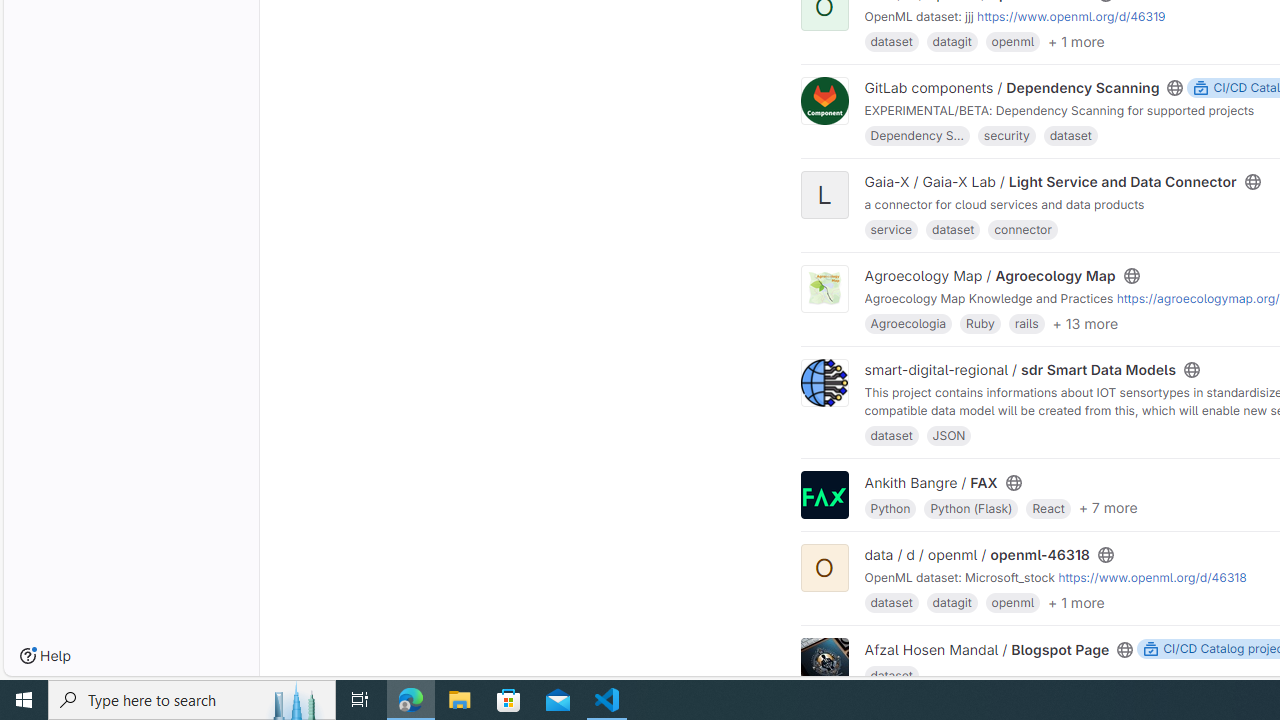  What do you see at coordinates (1049, 181) in the screenshot?
I see `'Gaia-X / Gaia-X Lab / Light Service and Data Connector'` at bounding box center [1049, 181].